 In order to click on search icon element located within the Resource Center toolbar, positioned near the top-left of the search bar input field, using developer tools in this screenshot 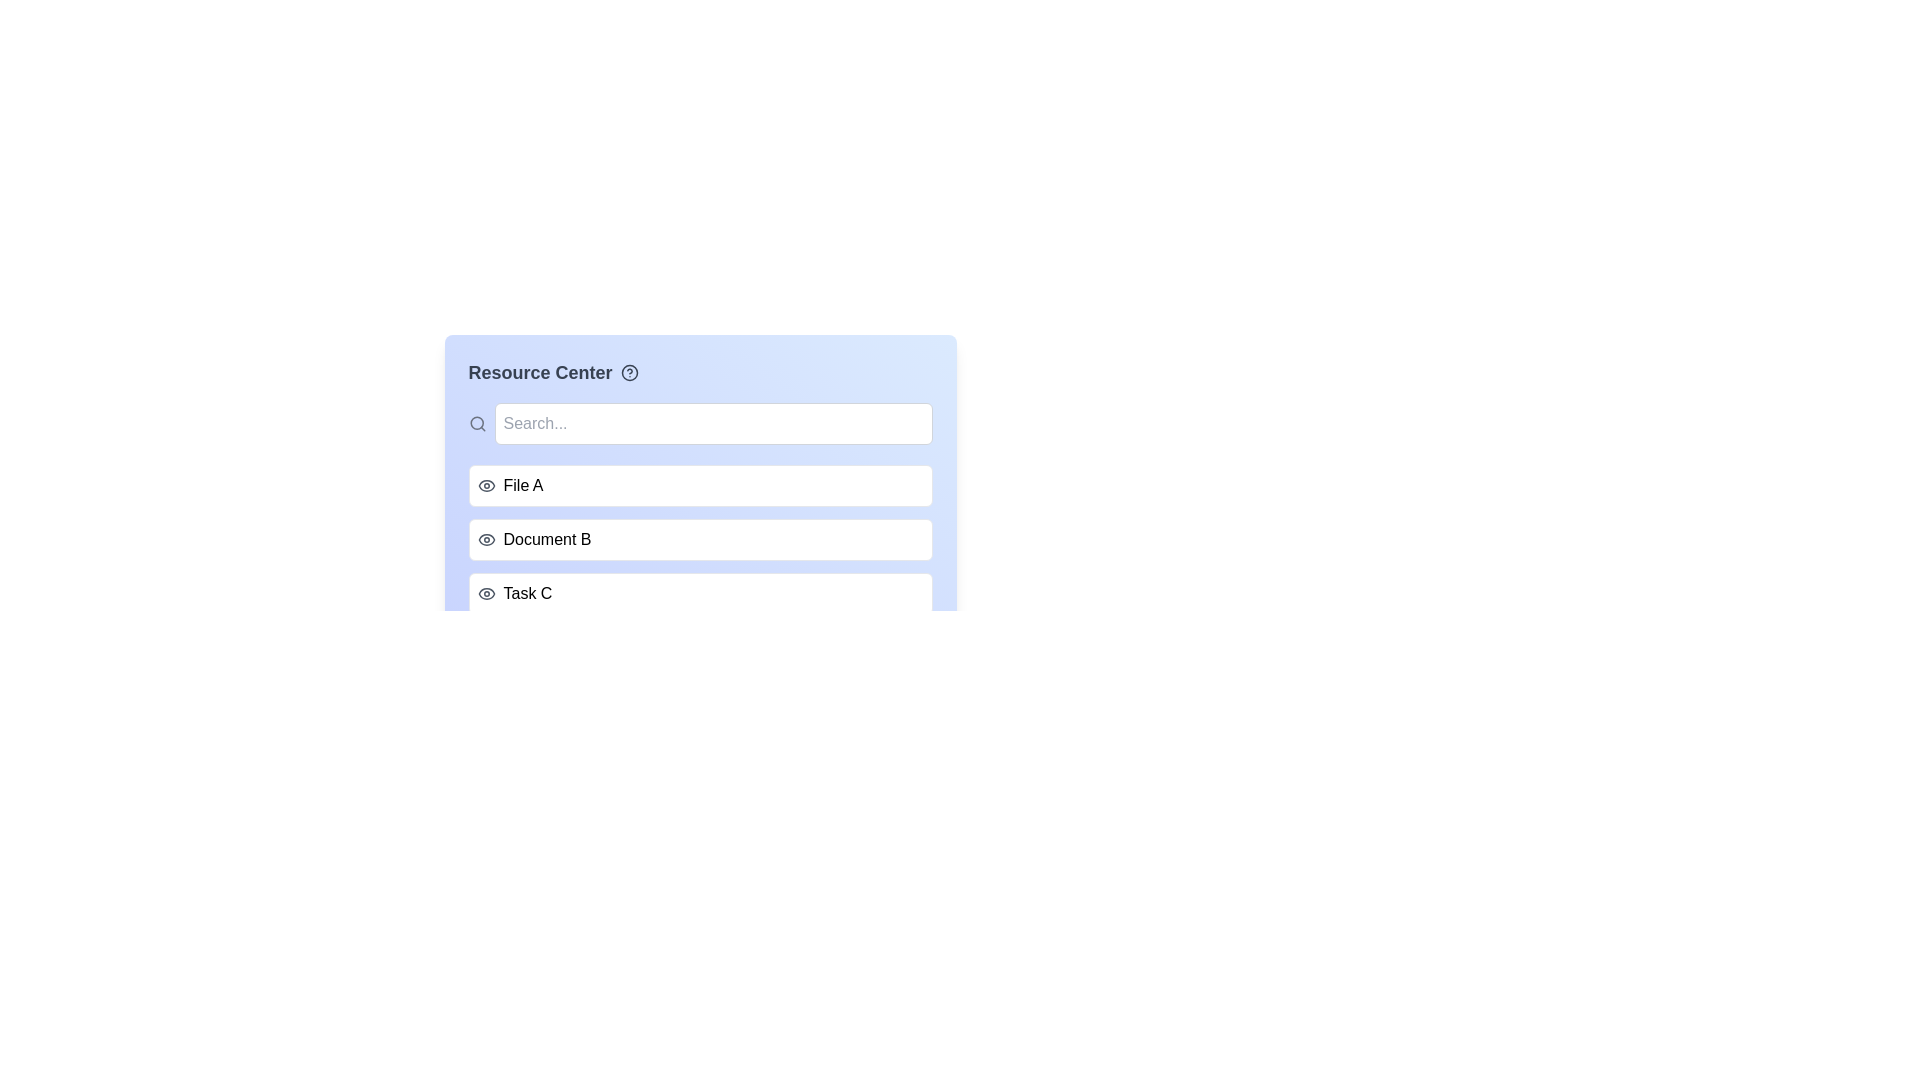, I will do `click(475, 422)`.